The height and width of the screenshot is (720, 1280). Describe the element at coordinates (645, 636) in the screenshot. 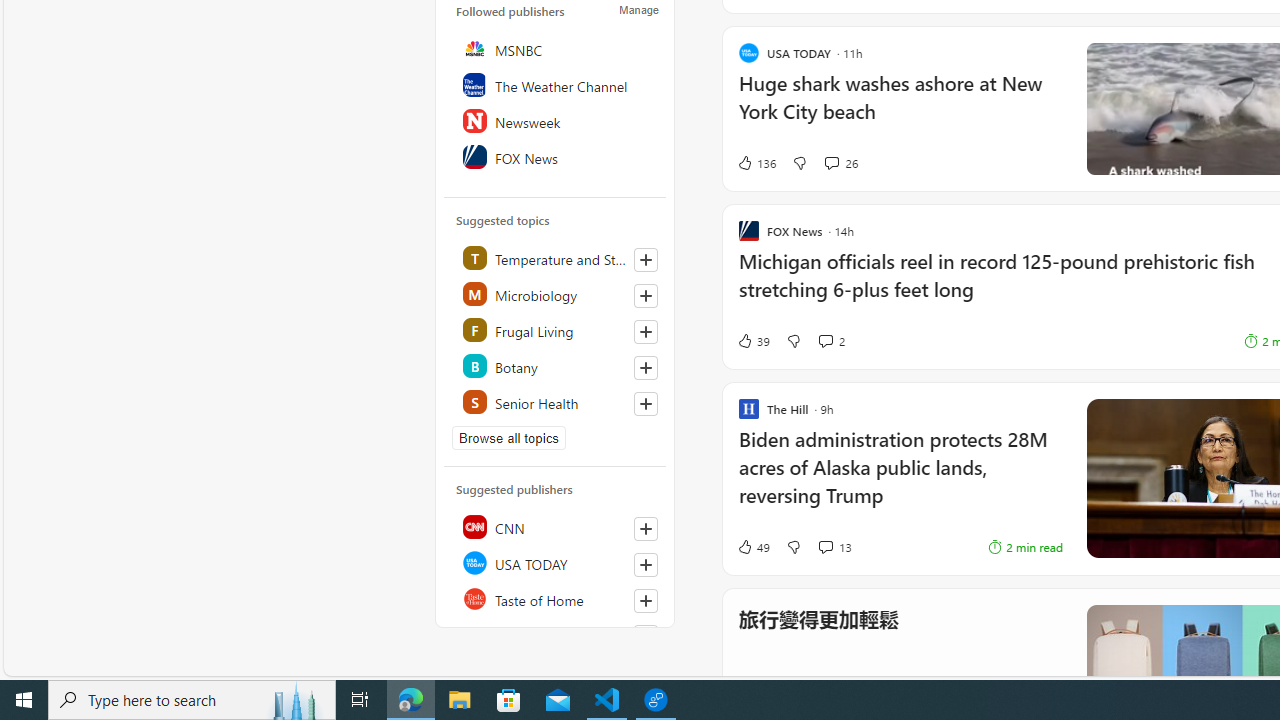

I see `'Follow this source'` at that location.